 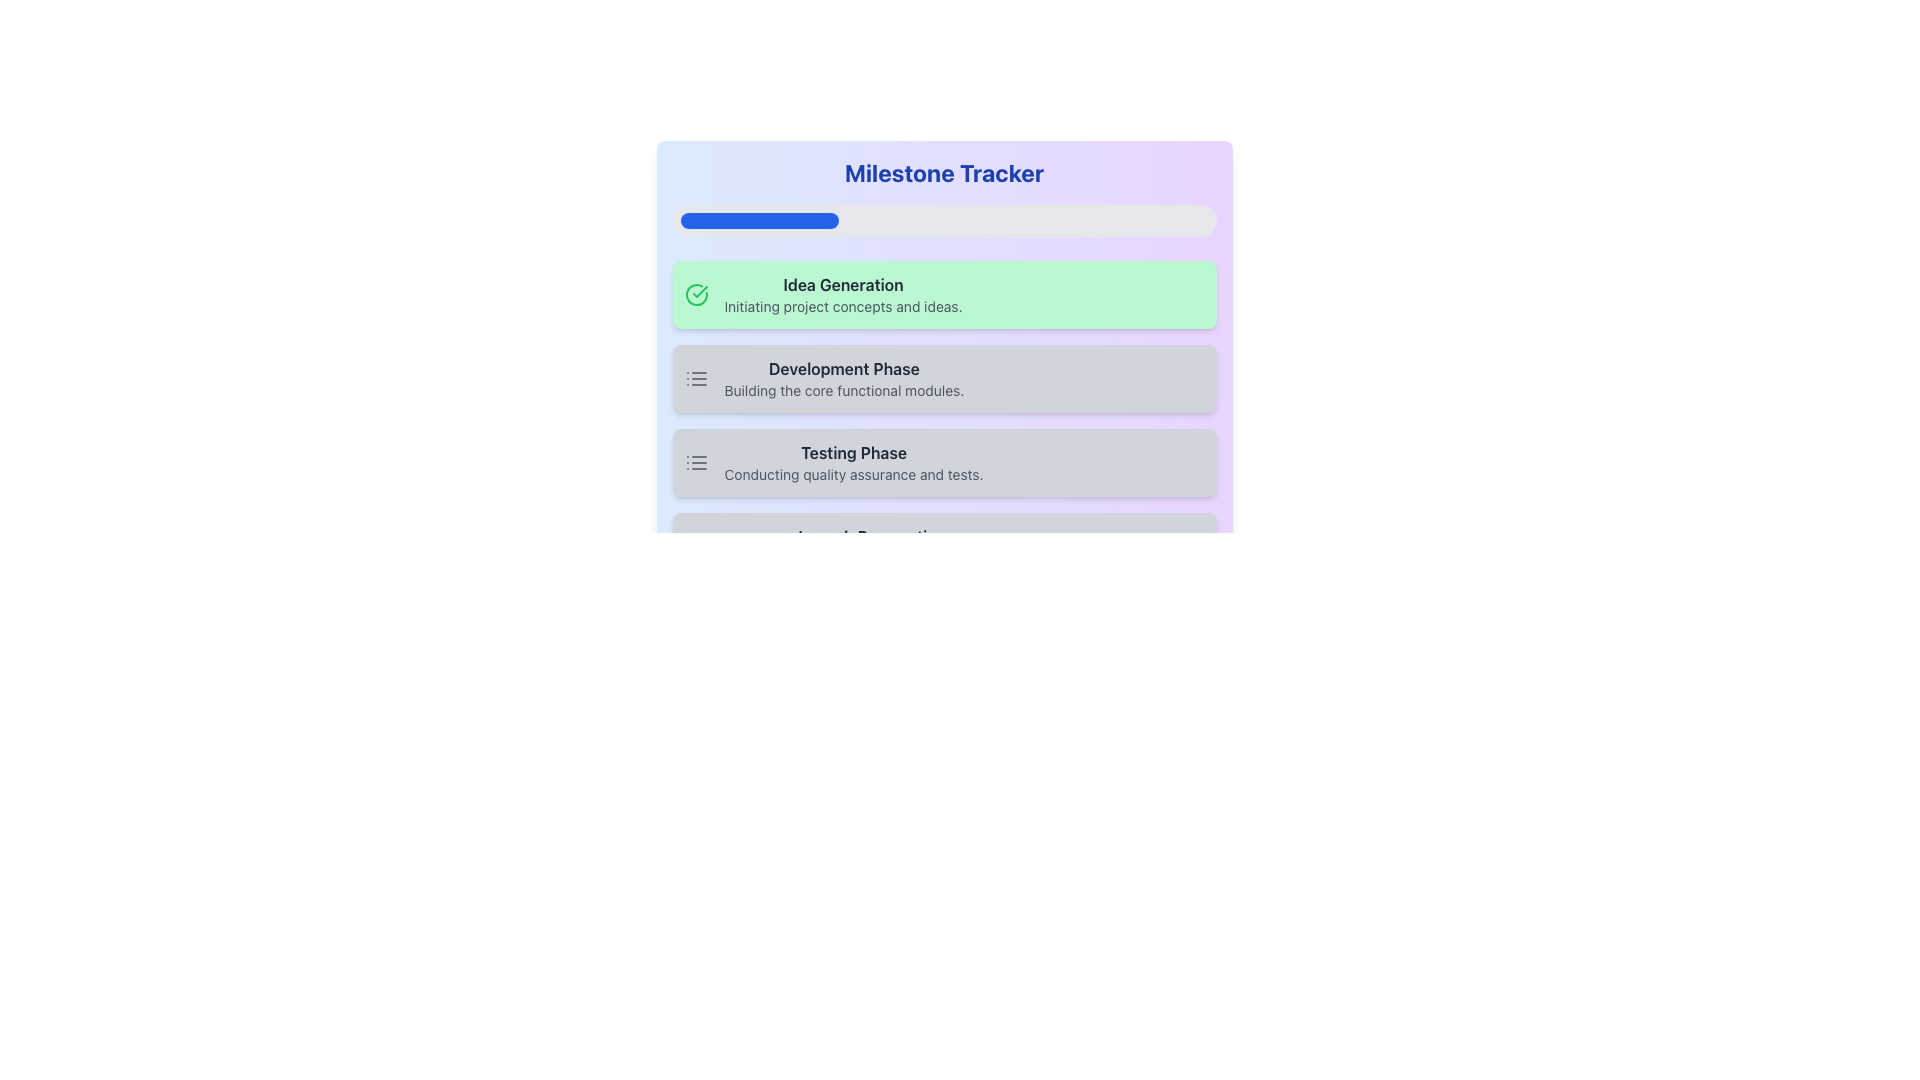 What do you see at coordinates (700, 292) in the screenshot?
I see `the status indication by focusing on the checkmark icon within the green-highlighted 'Idea Generation' card, which represents the task's completed status` at bounding box center [700, 292].